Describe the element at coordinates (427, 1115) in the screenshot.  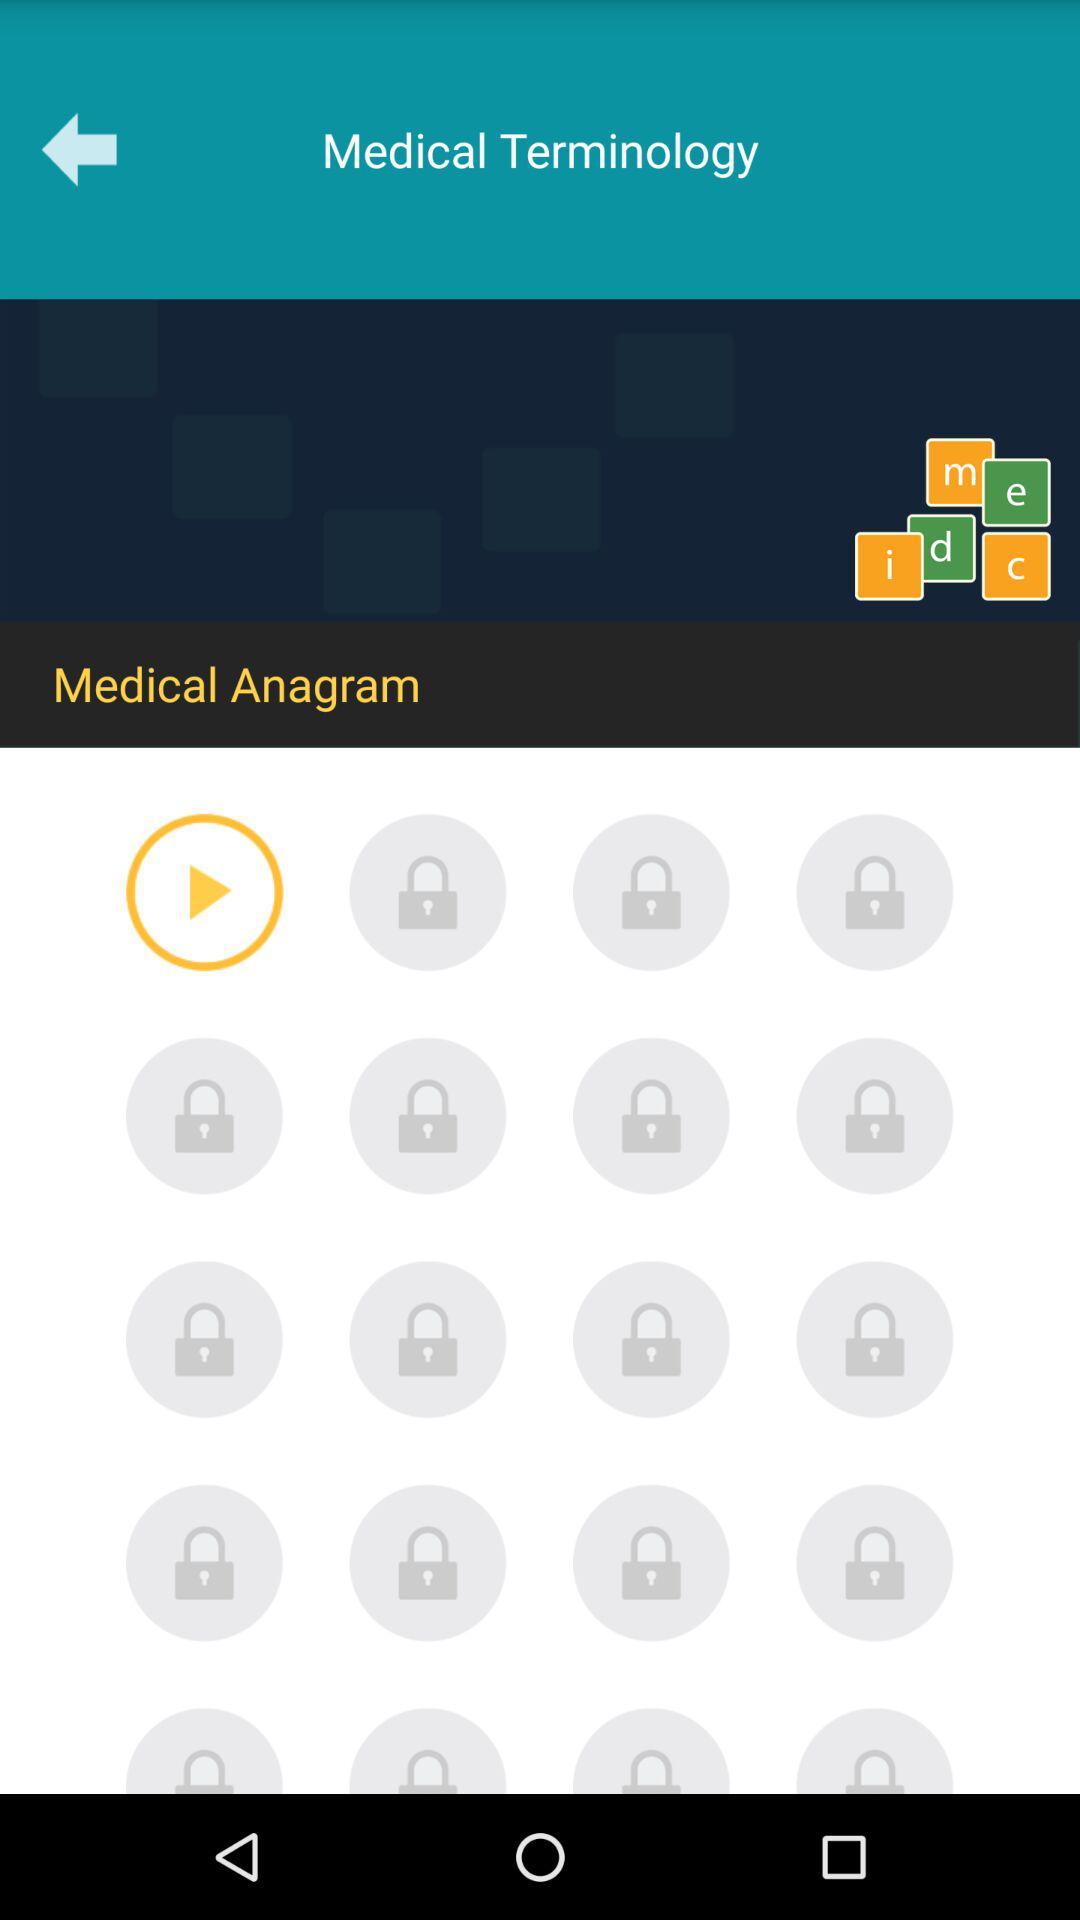
I see `locked term` at that location.